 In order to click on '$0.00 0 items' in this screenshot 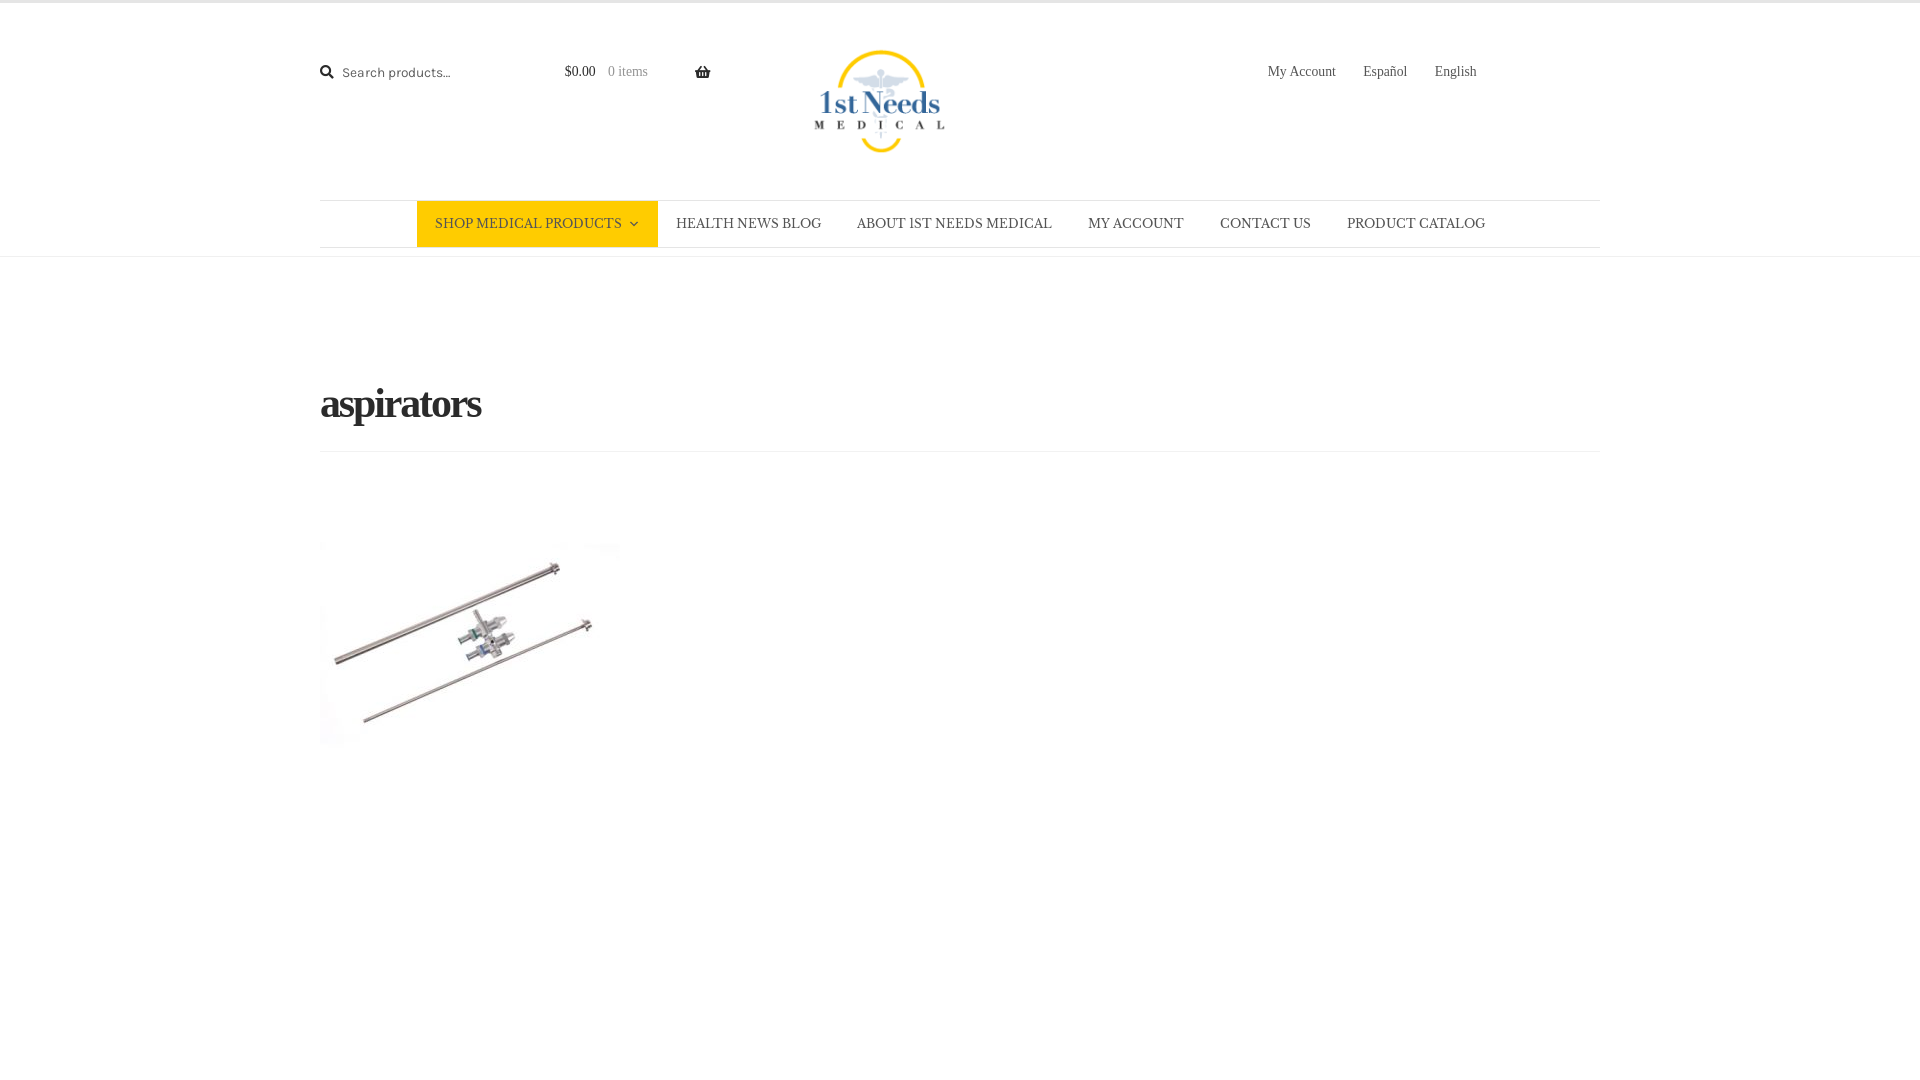, I will do `click(625, 71)`.